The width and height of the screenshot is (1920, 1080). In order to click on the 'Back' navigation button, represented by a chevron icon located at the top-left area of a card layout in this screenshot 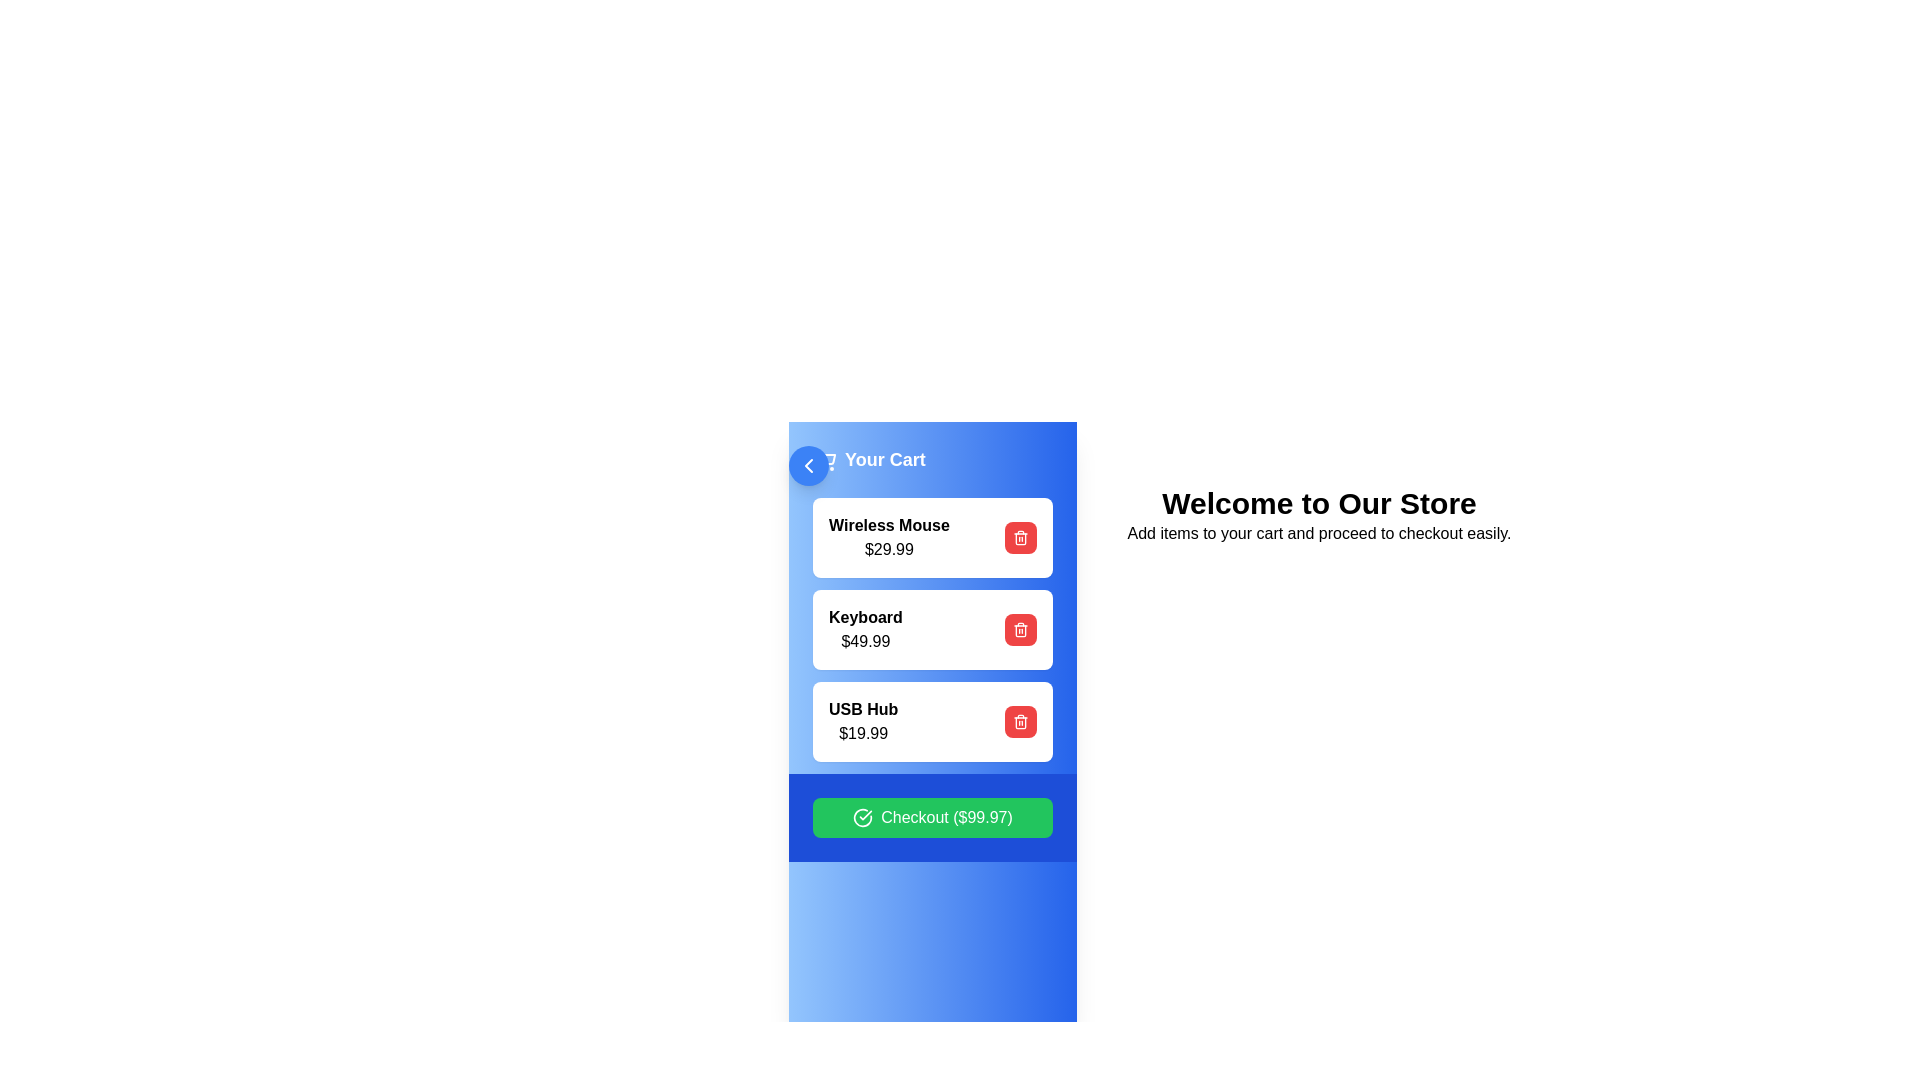, I will do `click(809, 466)`.